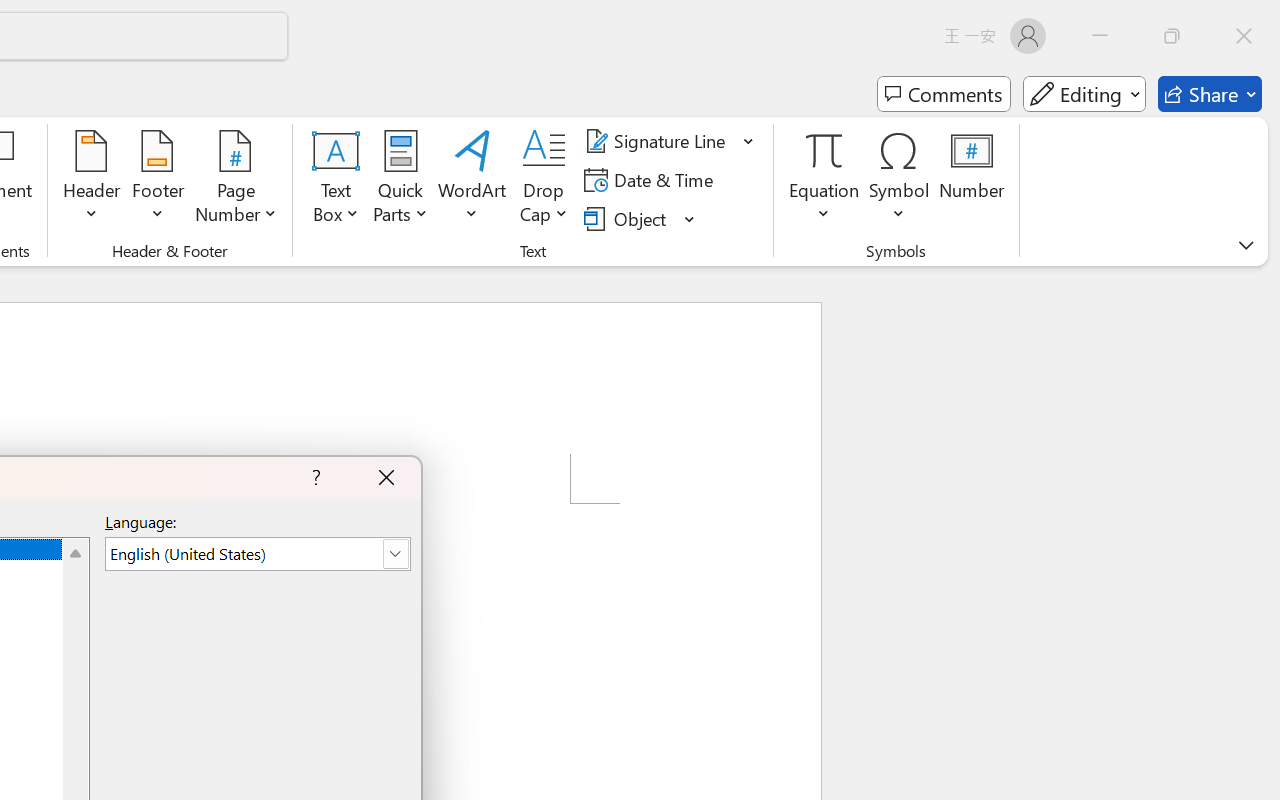 This screenshot has width=1280, height=800. Describe the element at coordinates (627, 218) in the screenshot. I see `'Object...'` at that location.